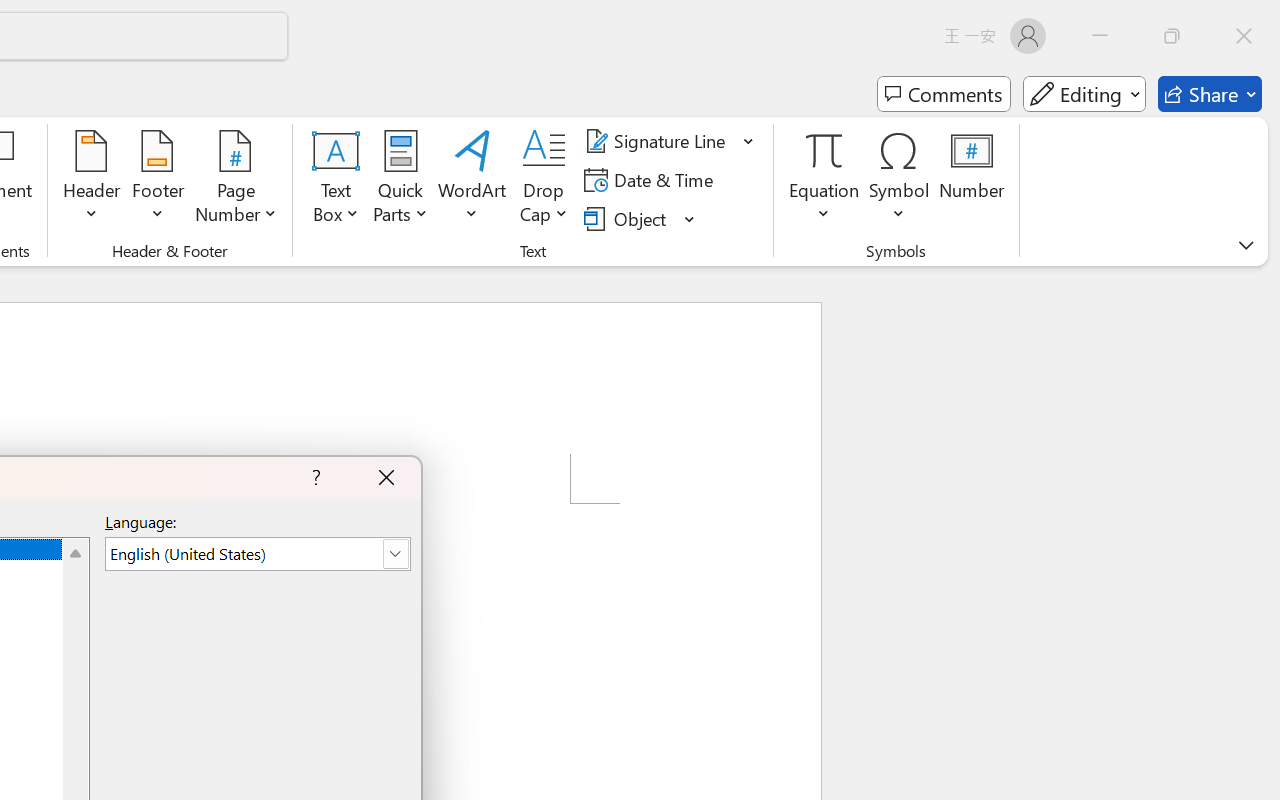 This screenshot has width=1280, height=800. Describe the element at coordinates (627, 218) in the screenshot. I see `'Object...'` at that location.